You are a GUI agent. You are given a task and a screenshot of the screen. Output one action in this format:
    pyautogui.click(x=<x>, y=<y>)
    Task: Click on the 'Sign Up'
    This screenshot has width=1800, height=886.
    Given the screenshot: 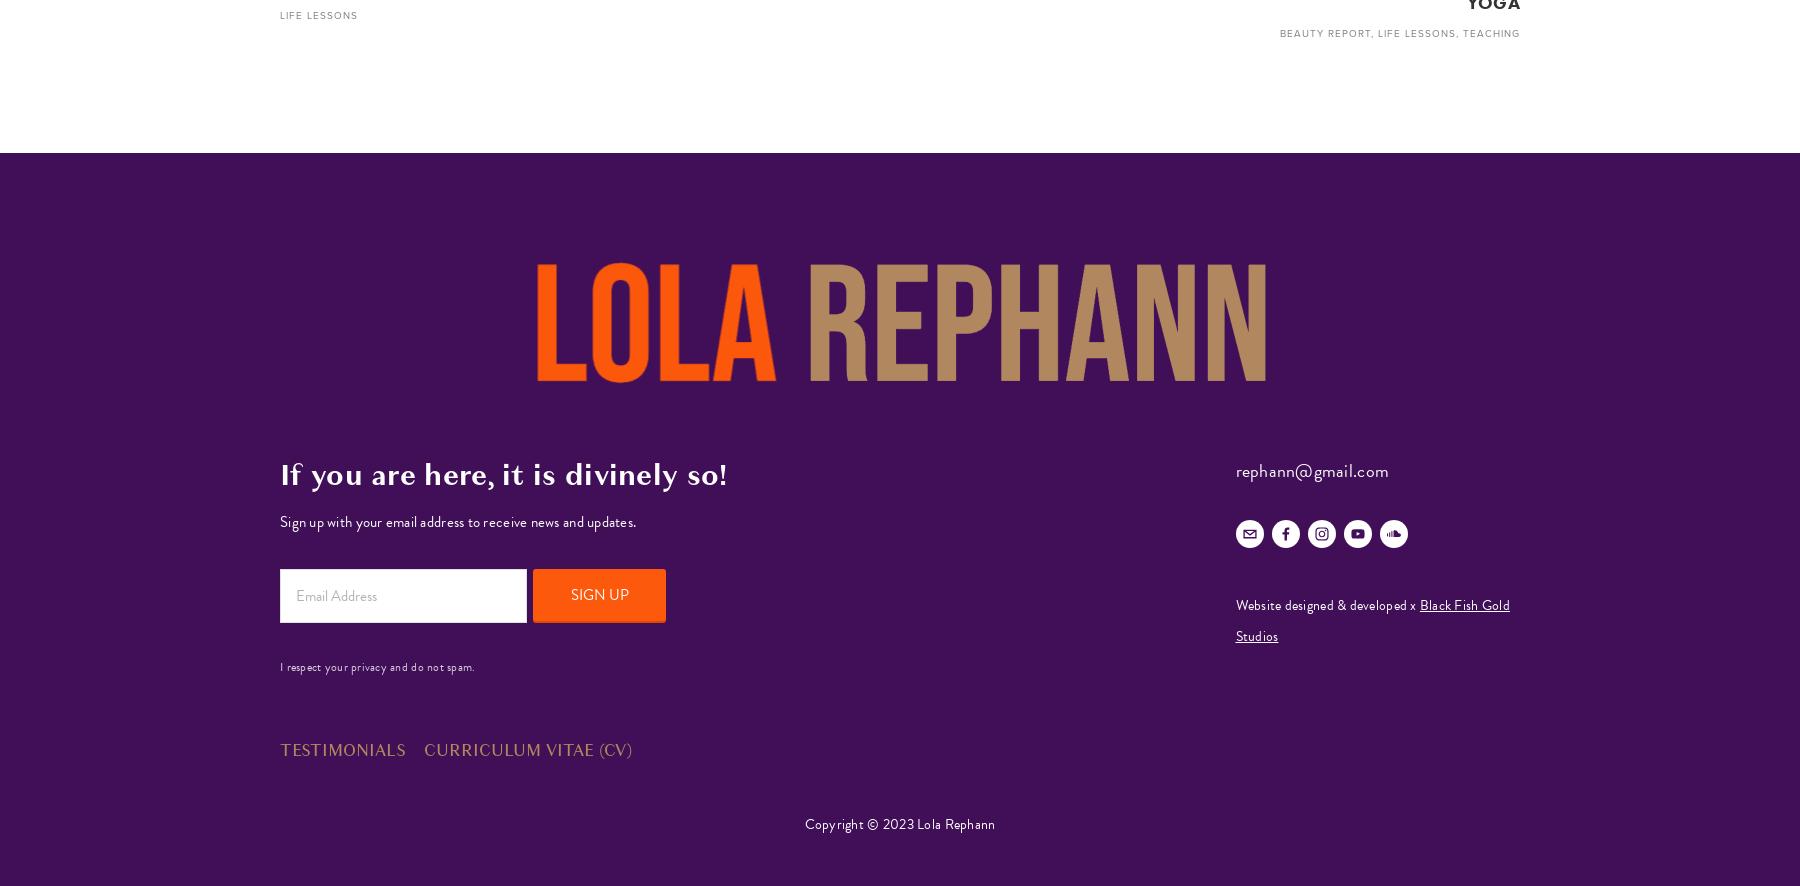 What is the action you would take?
    pyautogui.click(x=599, y=592)
    